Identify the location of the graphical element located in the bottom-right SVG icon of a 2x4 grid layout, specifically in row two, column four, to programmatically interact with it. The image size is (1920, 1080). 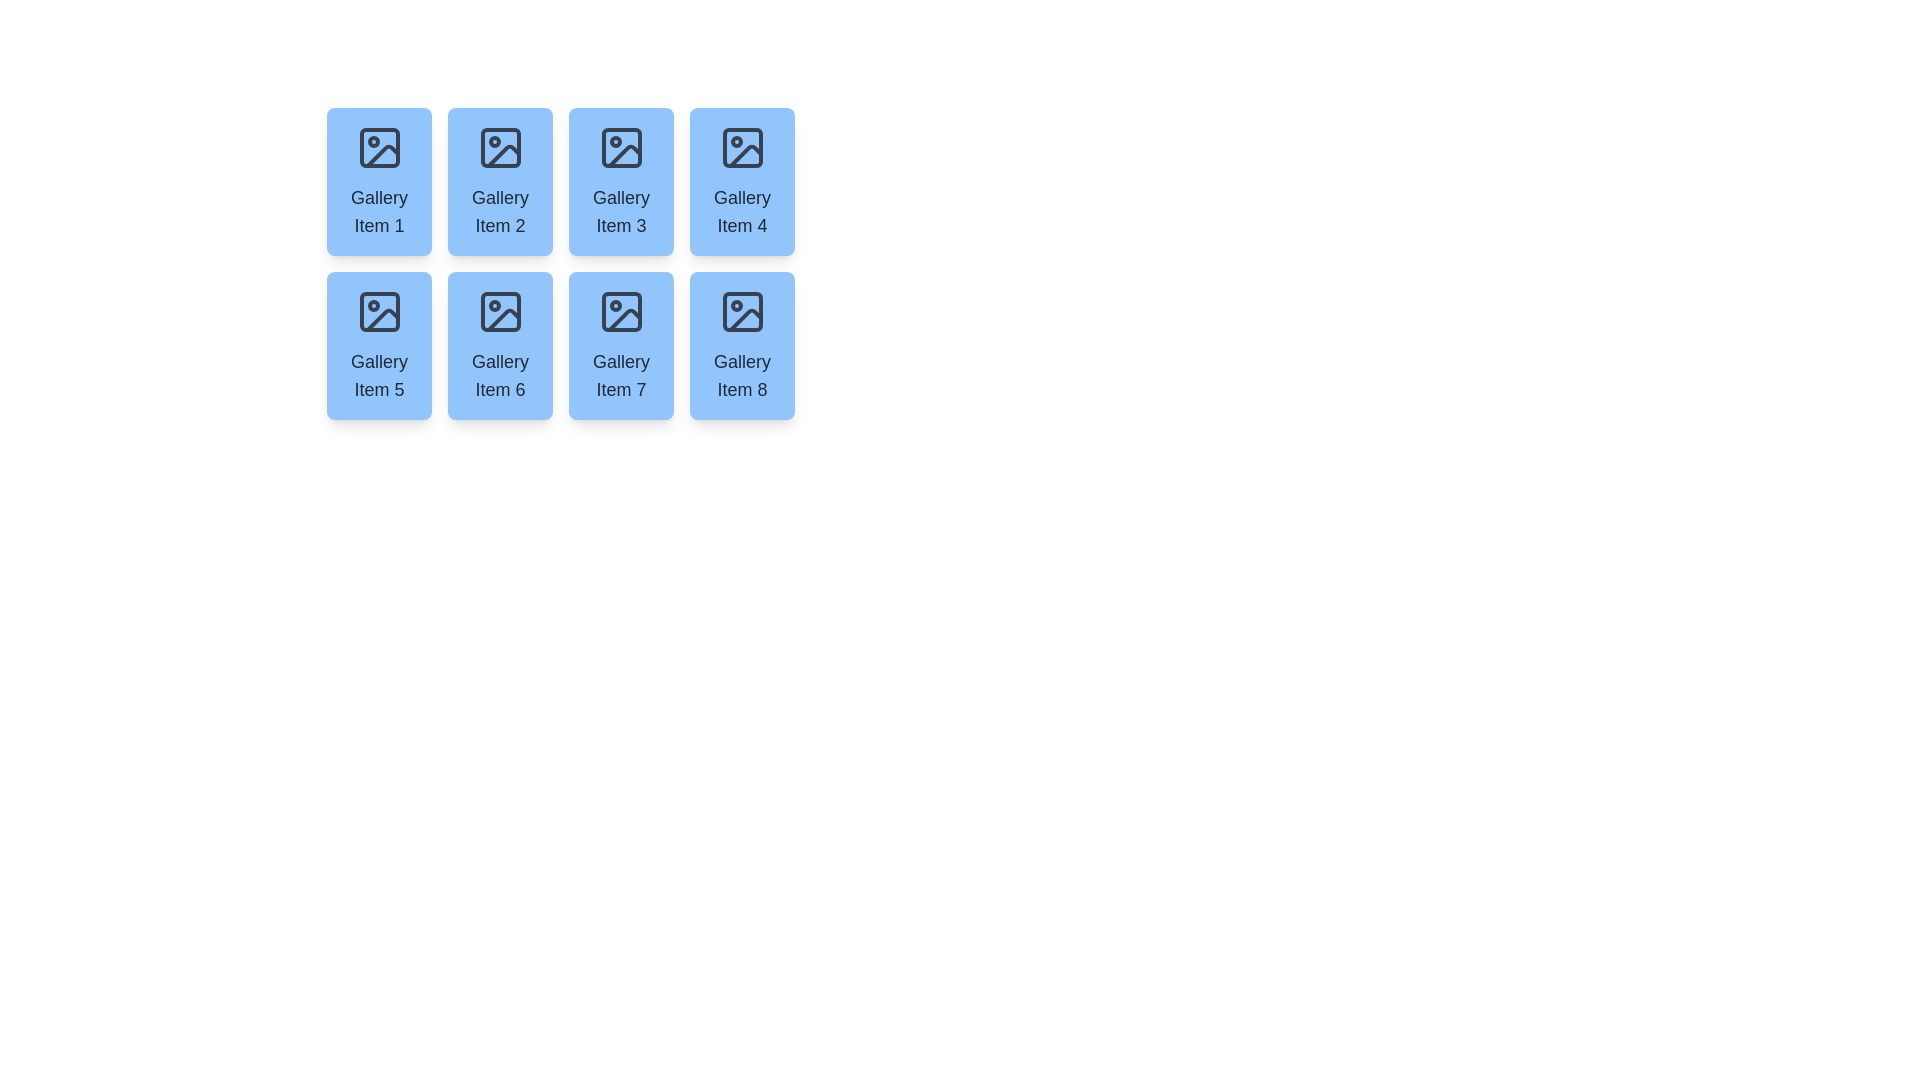
(741, 312).